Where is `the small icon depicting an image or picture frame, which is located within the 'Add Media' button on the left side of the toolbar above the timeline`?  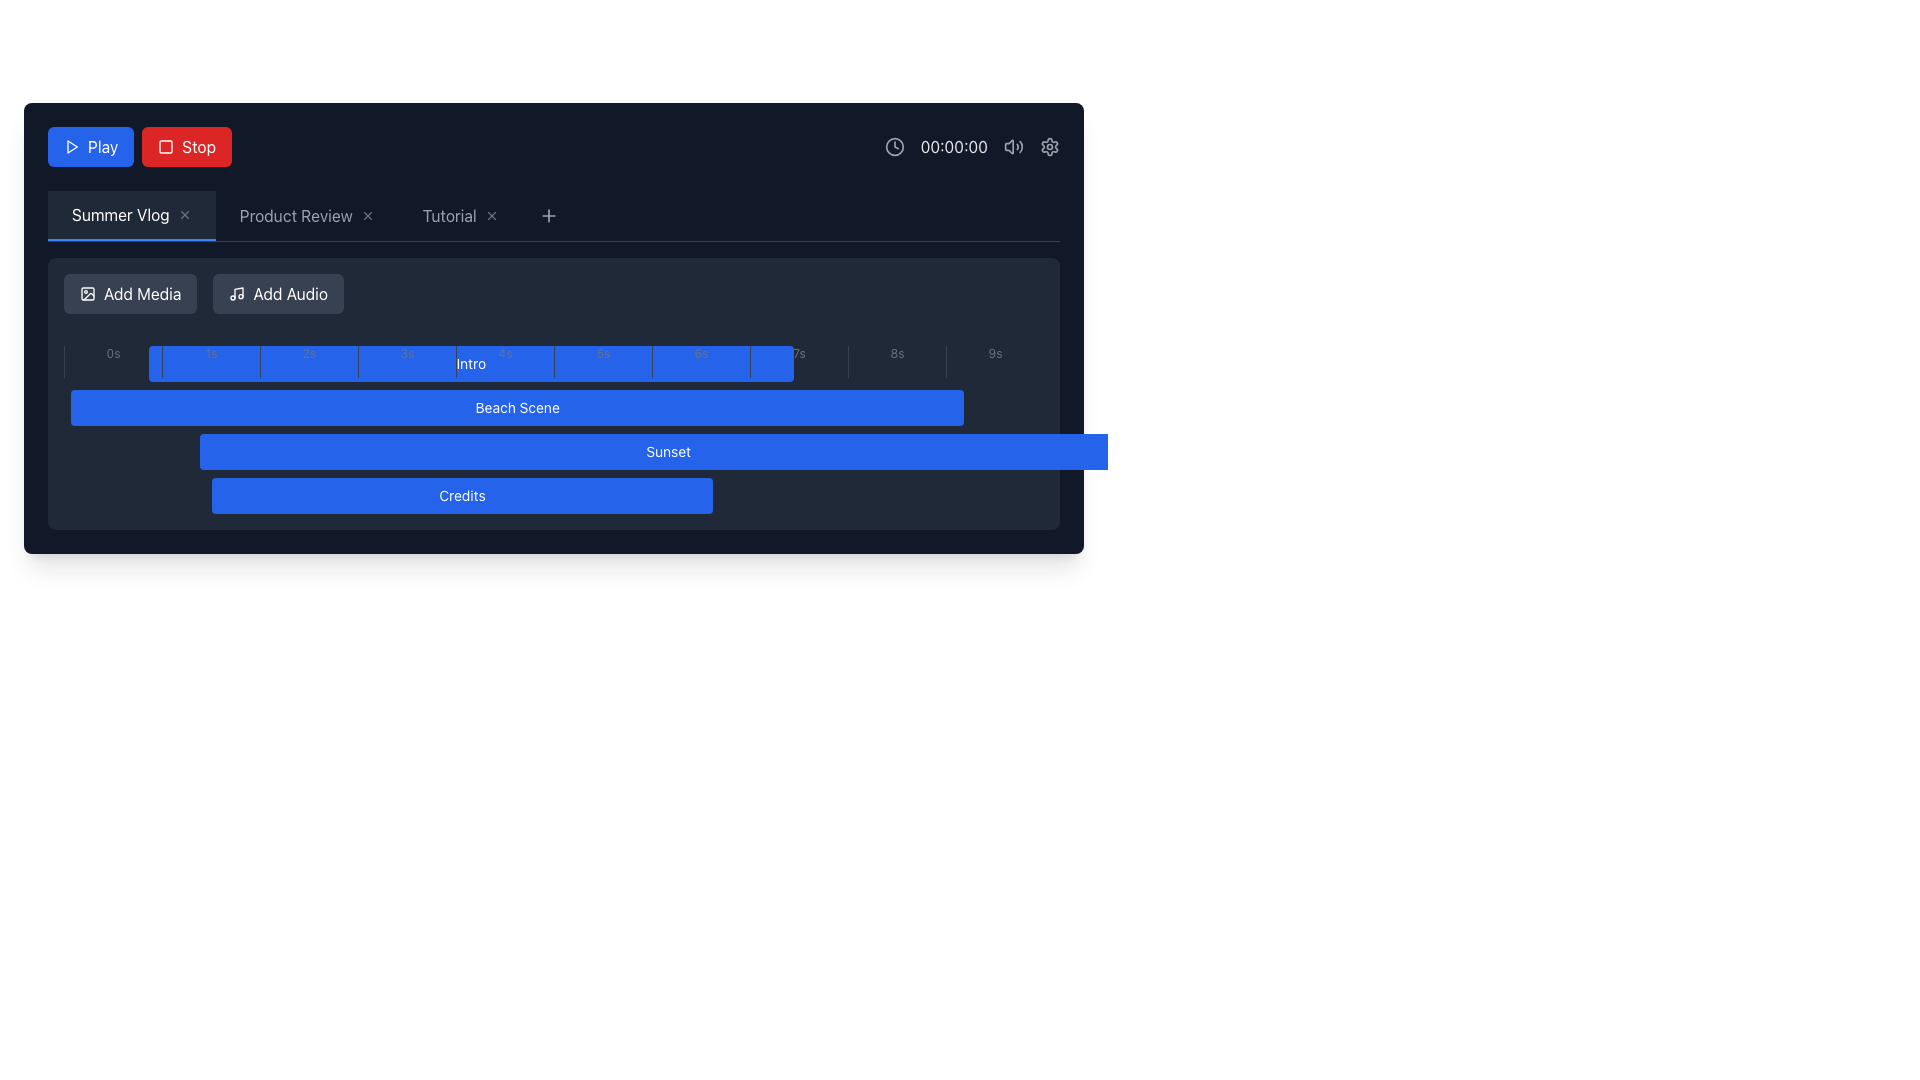
the small icon depicting an image or picture frame, which is located within the 'Add Media' button on the left side of the toolbar above the timeline is located at coordinates (86, 293).